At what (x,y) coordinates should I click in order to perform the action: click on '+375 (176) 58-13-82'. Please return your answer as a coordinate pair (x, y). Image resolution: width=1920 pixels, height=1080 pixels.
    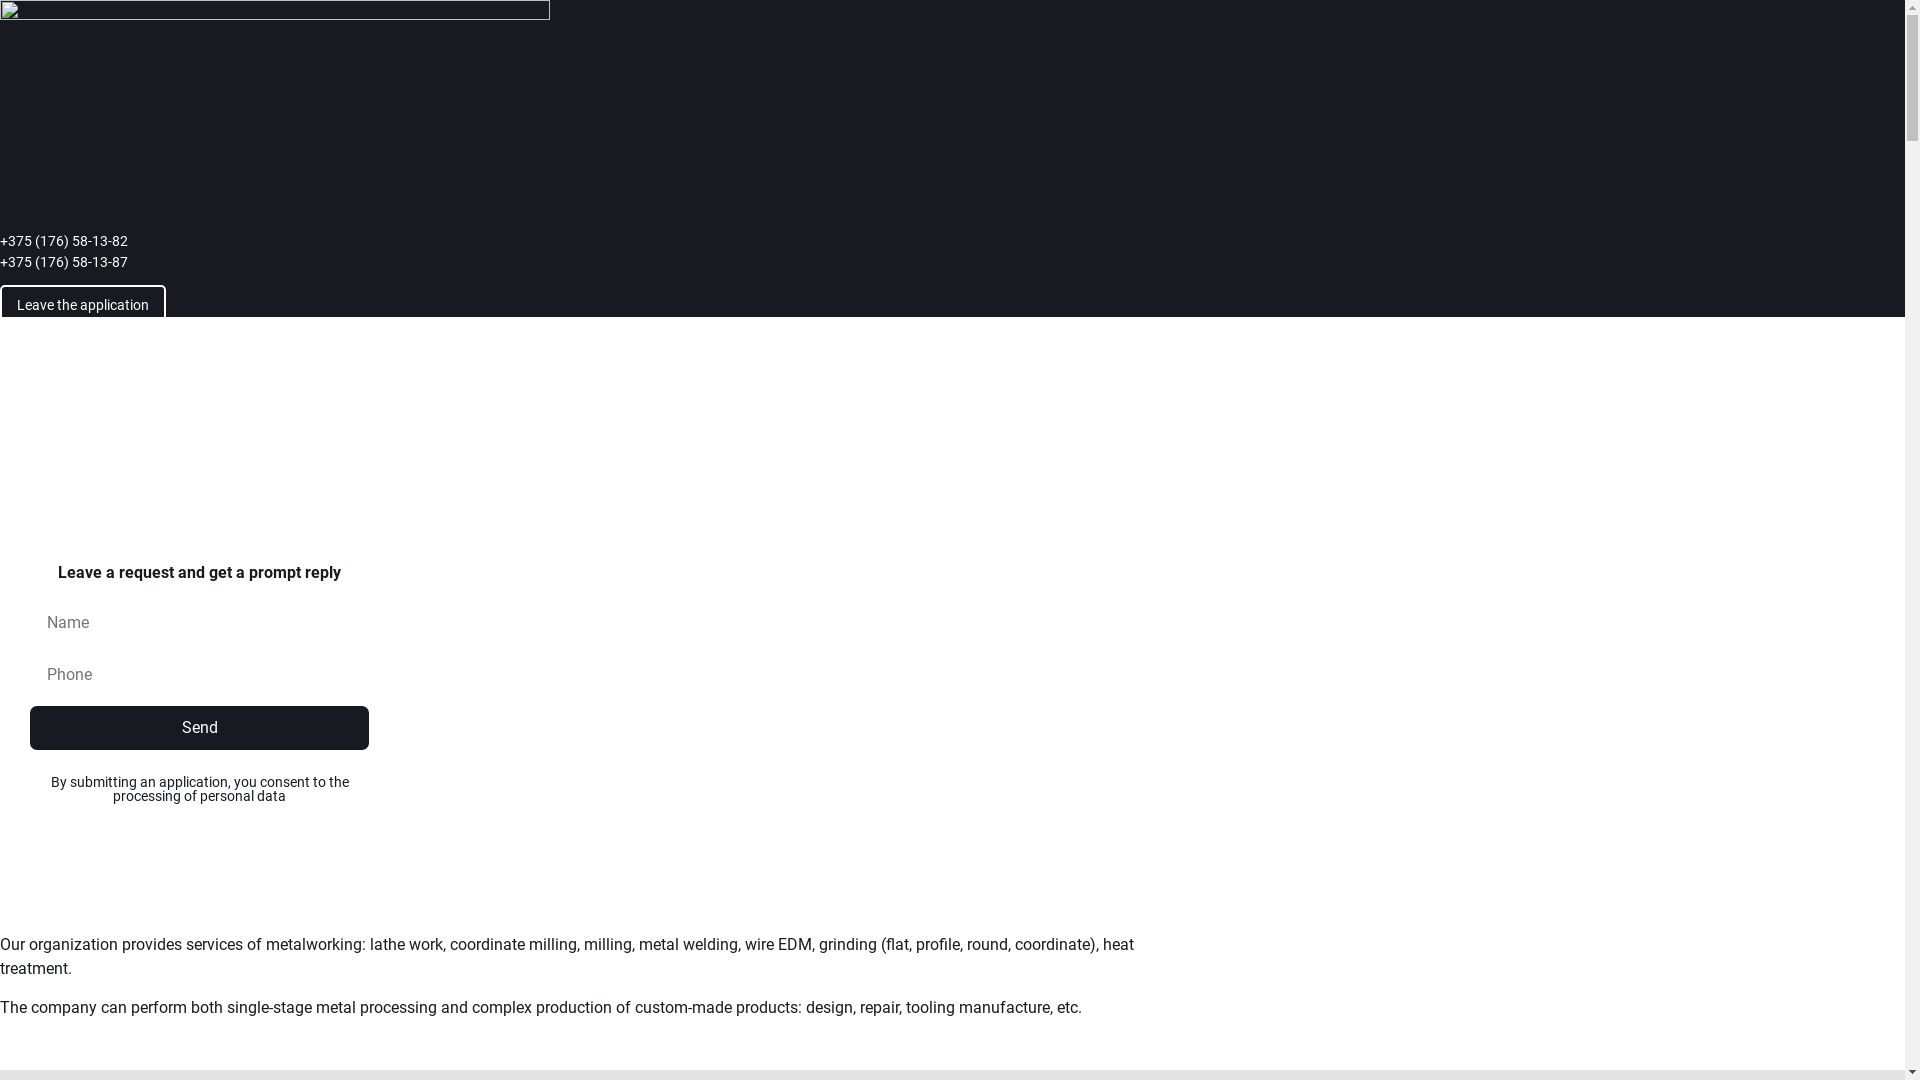
    Looking at the image, I should click on (0, 240).